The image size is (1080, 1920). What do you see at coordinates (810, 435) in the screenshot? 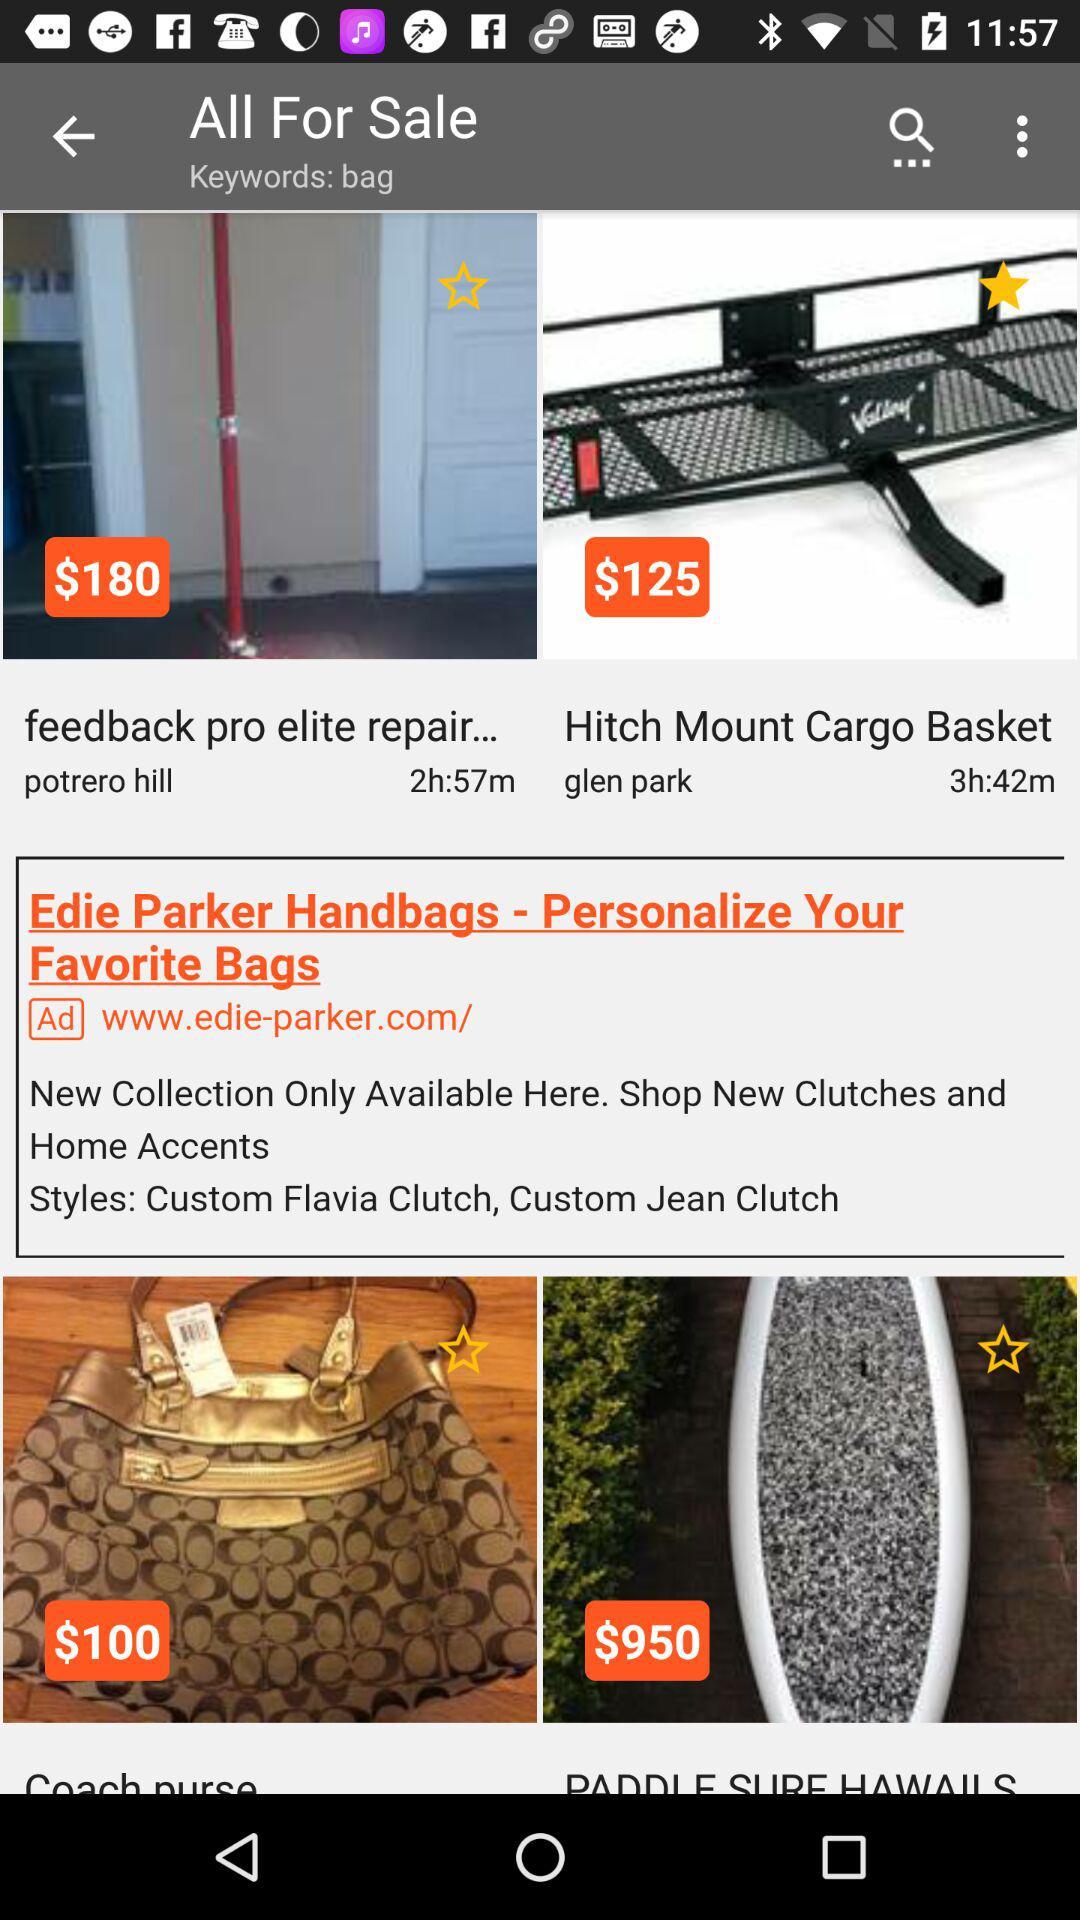
I see `the image containing 125` at bounding box center [810, 435].